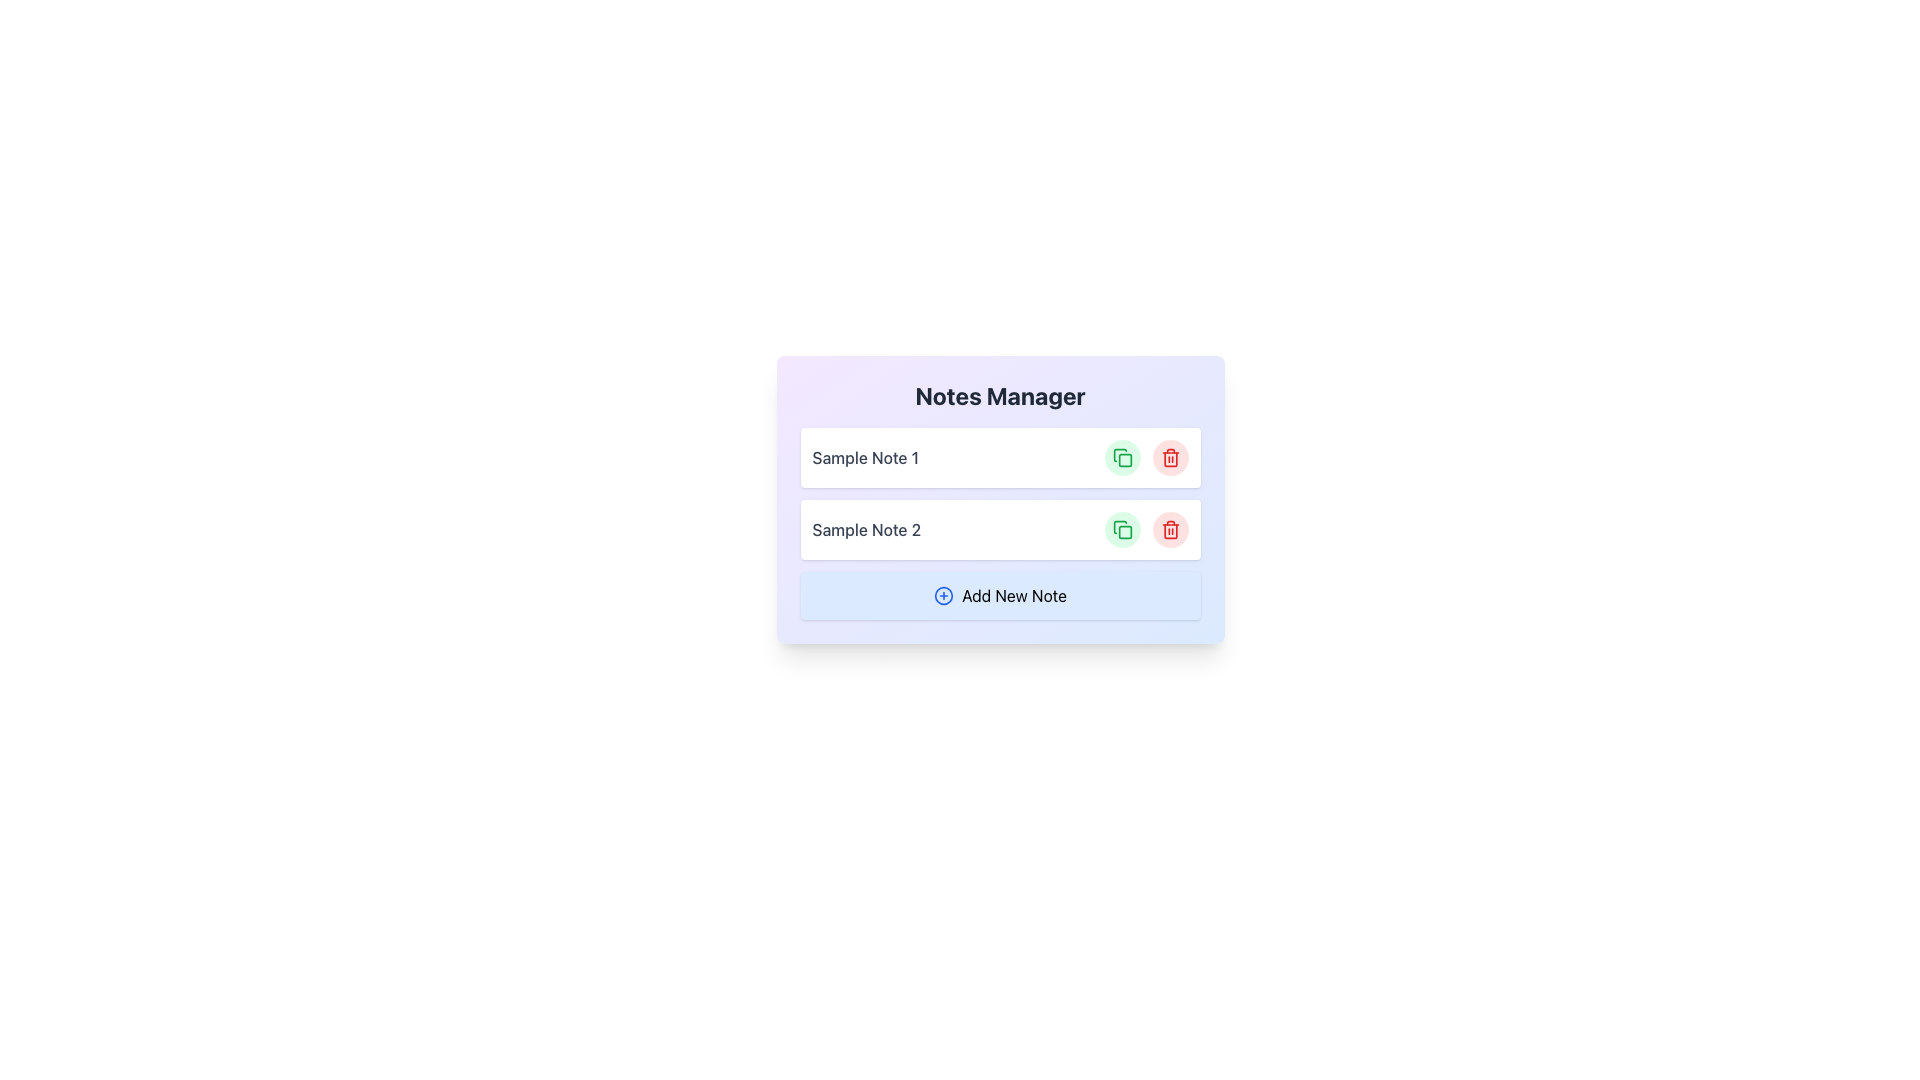  Describe the element at coordinates (1122, 528) in the screenshot. I see `the copy button located to the right of 'Sample Note 2' in the second row of the note management interface` at that location.